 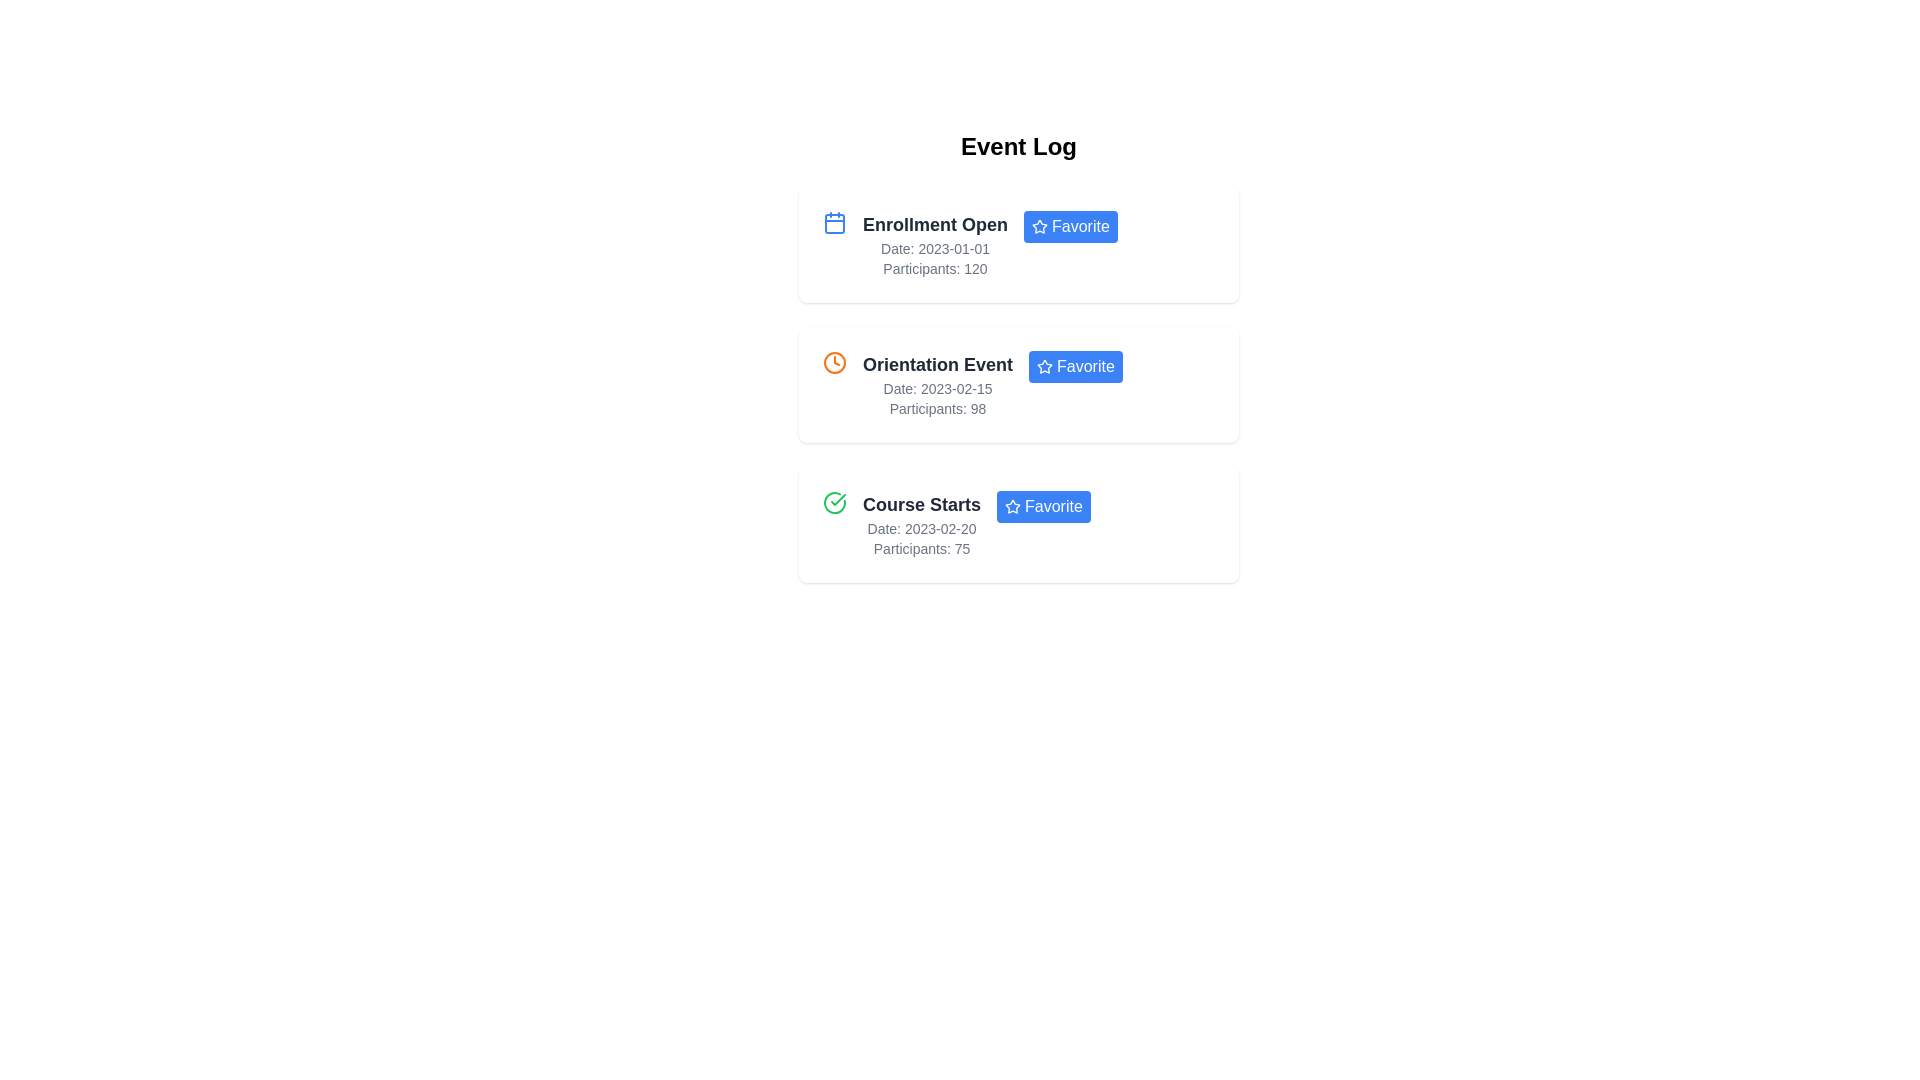 I want to click on the text label displaying 'Enrollment Open', which is the first line of text in the first event card beneath the 'Event Log' heading, so click(x=934, y=224).